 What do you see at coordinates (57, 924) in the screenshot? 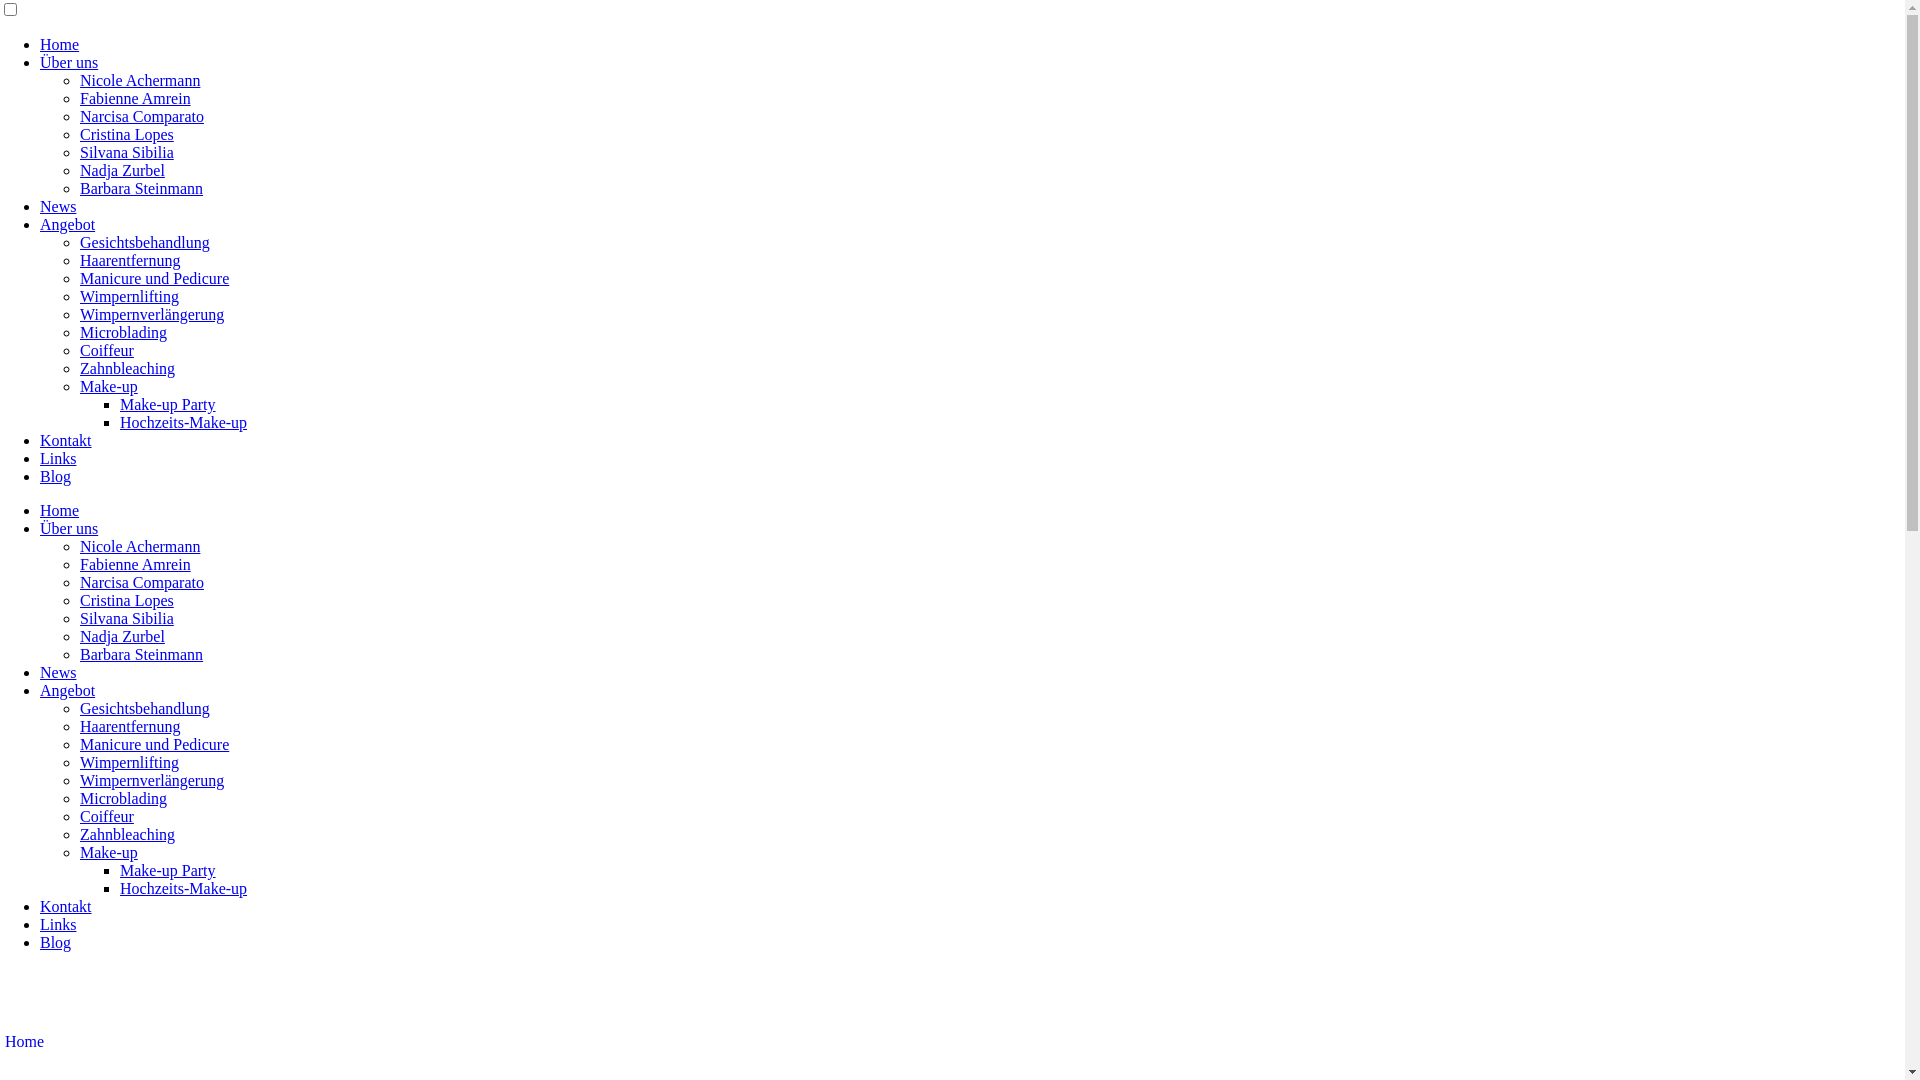
I see `'Links'` at bounding box center [57, 924].